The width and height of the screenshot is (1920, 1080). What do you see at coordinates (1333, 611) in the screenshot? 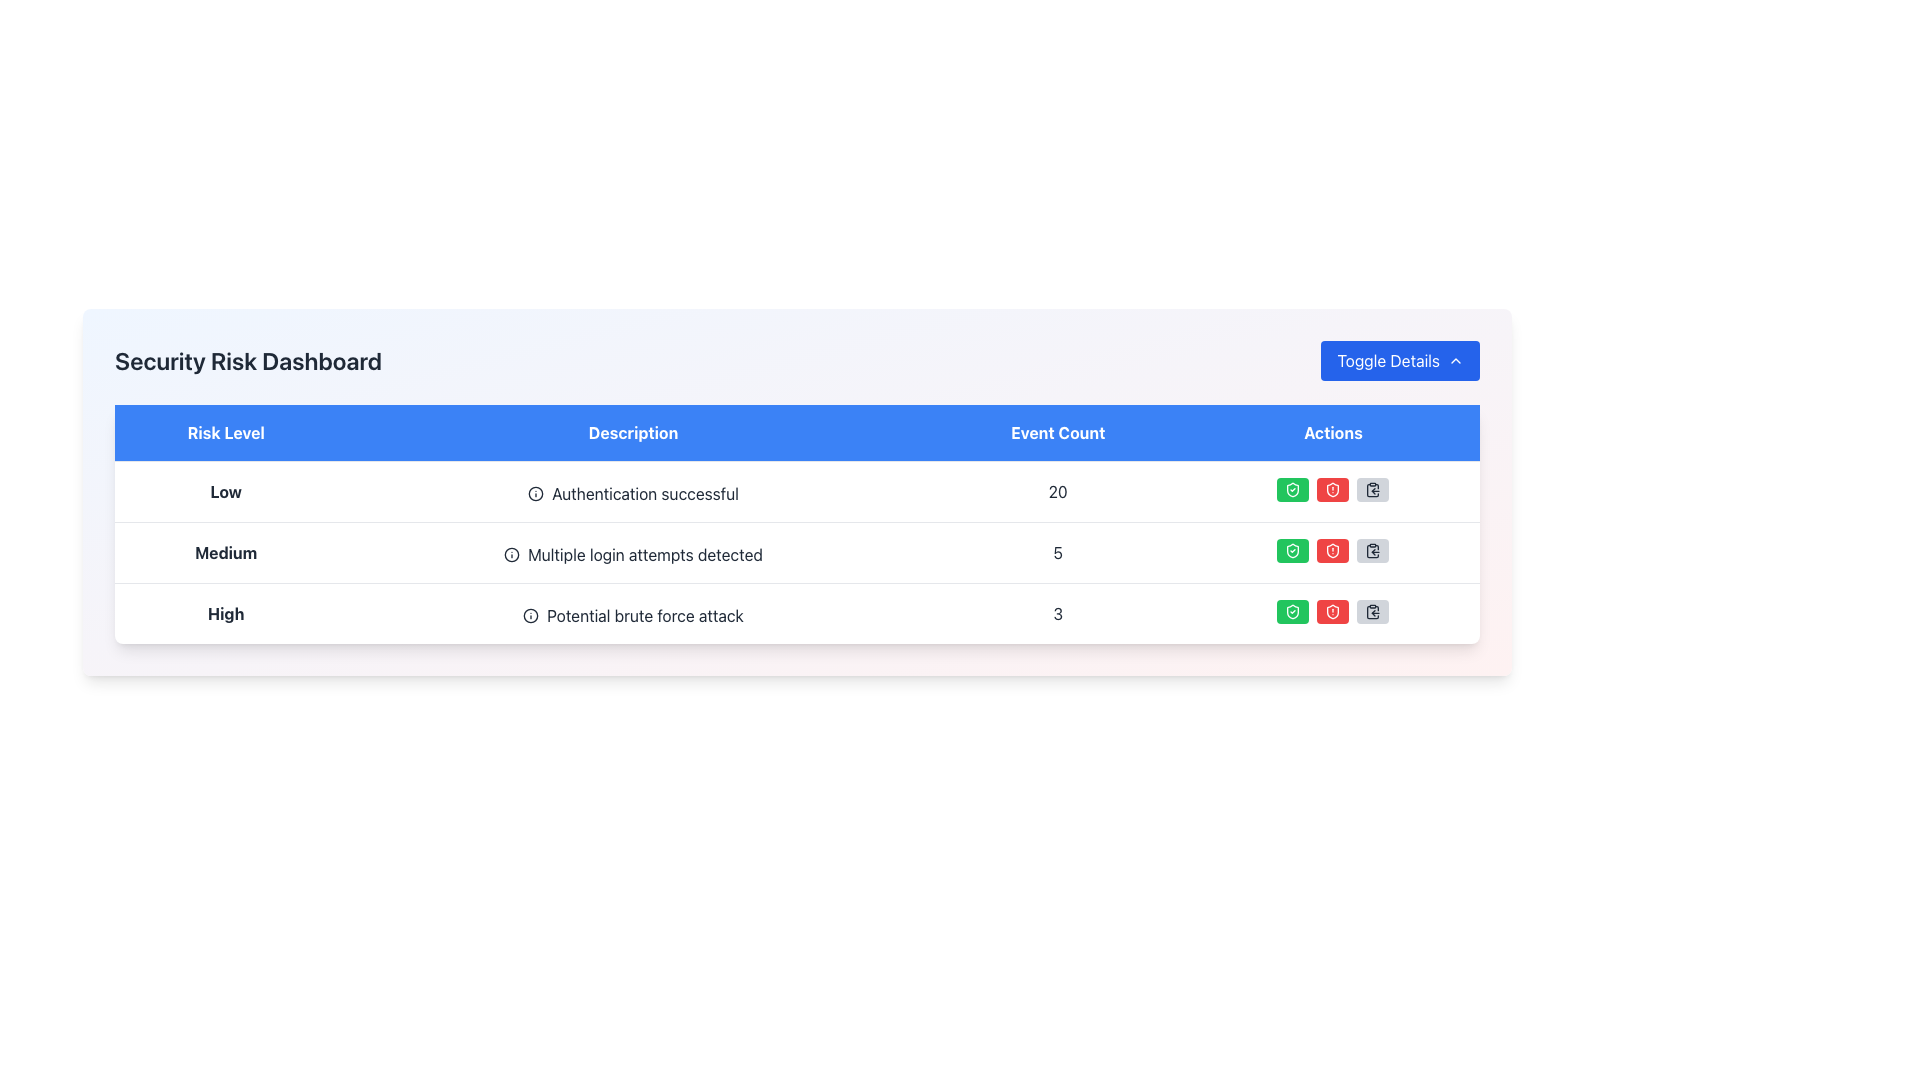
I see `the shield icon button located in the 'High' severity row of the 'Actions' column` at bounding box center [1333, 611].